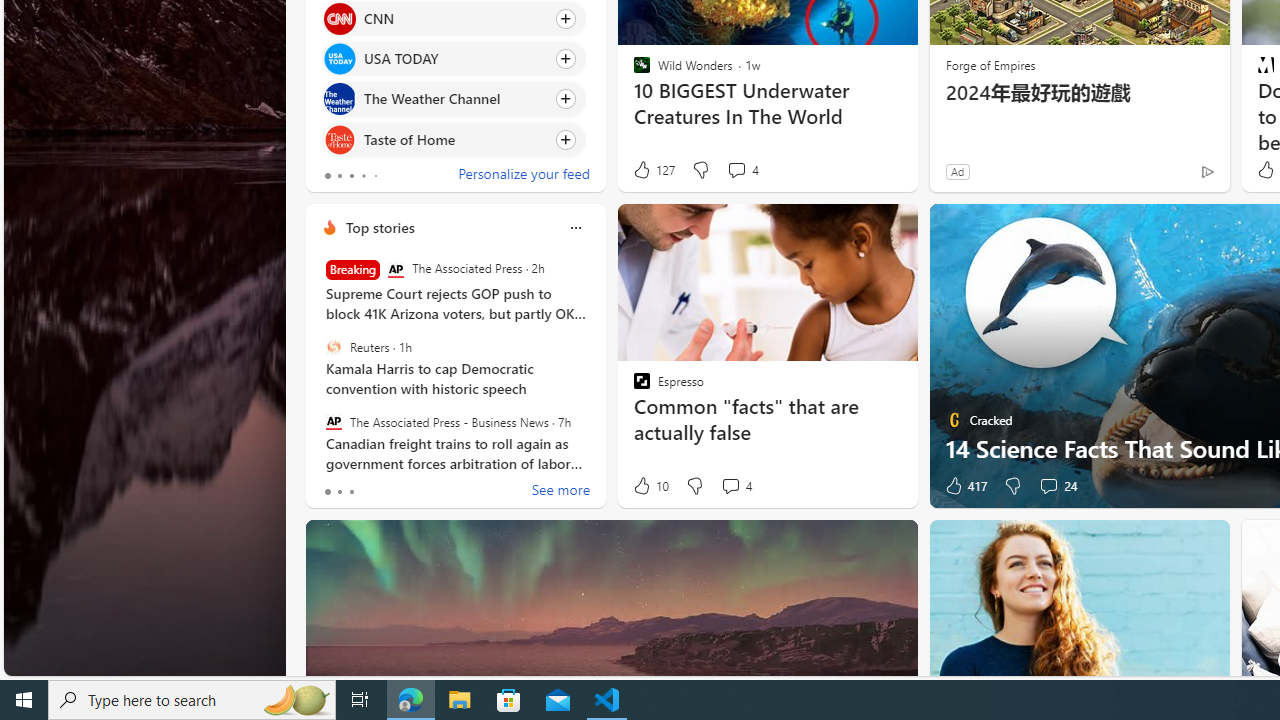  What do you see at coordinates (339, 492) in the screenshot?
I see `'tab-1'` at bounding box center [339, 492].